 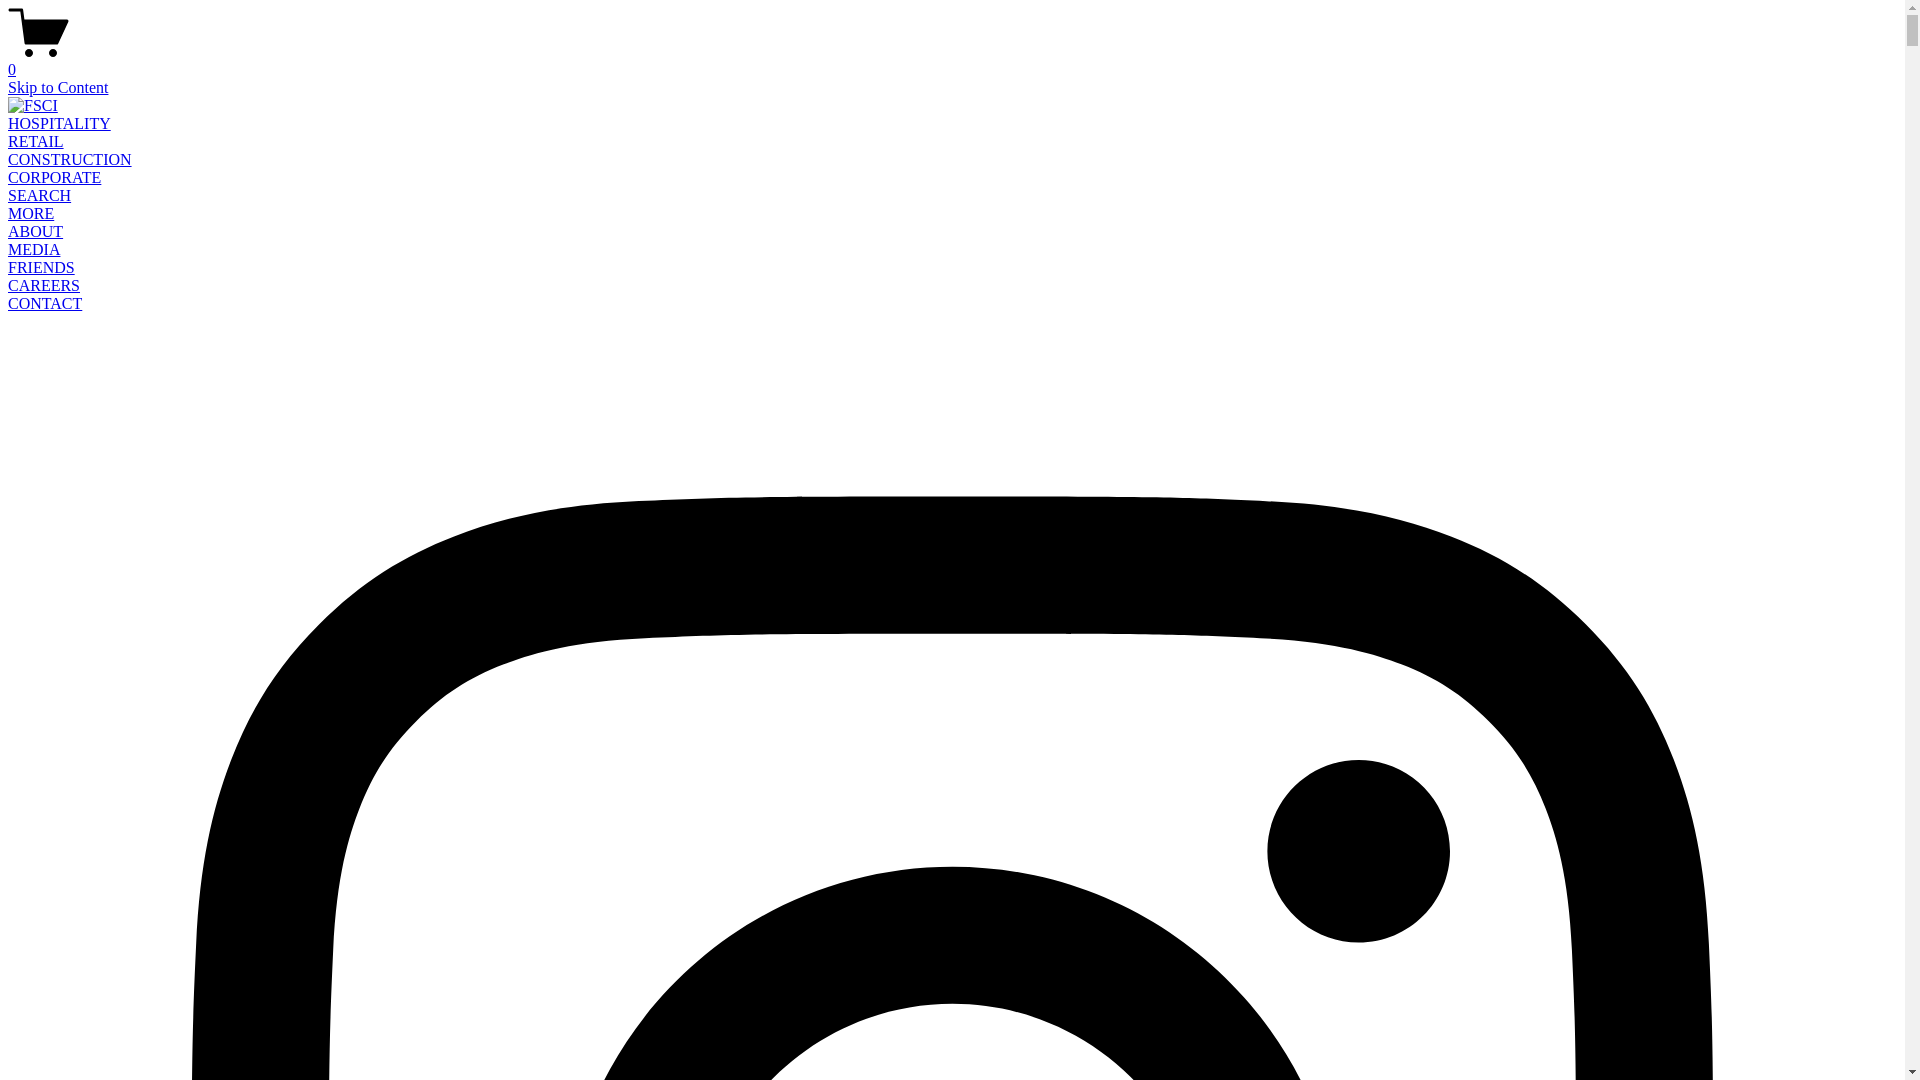 What do you see at coordinates (59, 123) in the screenshot?
I see `'HOSPITALITY'` at bounding box center [59, 123].